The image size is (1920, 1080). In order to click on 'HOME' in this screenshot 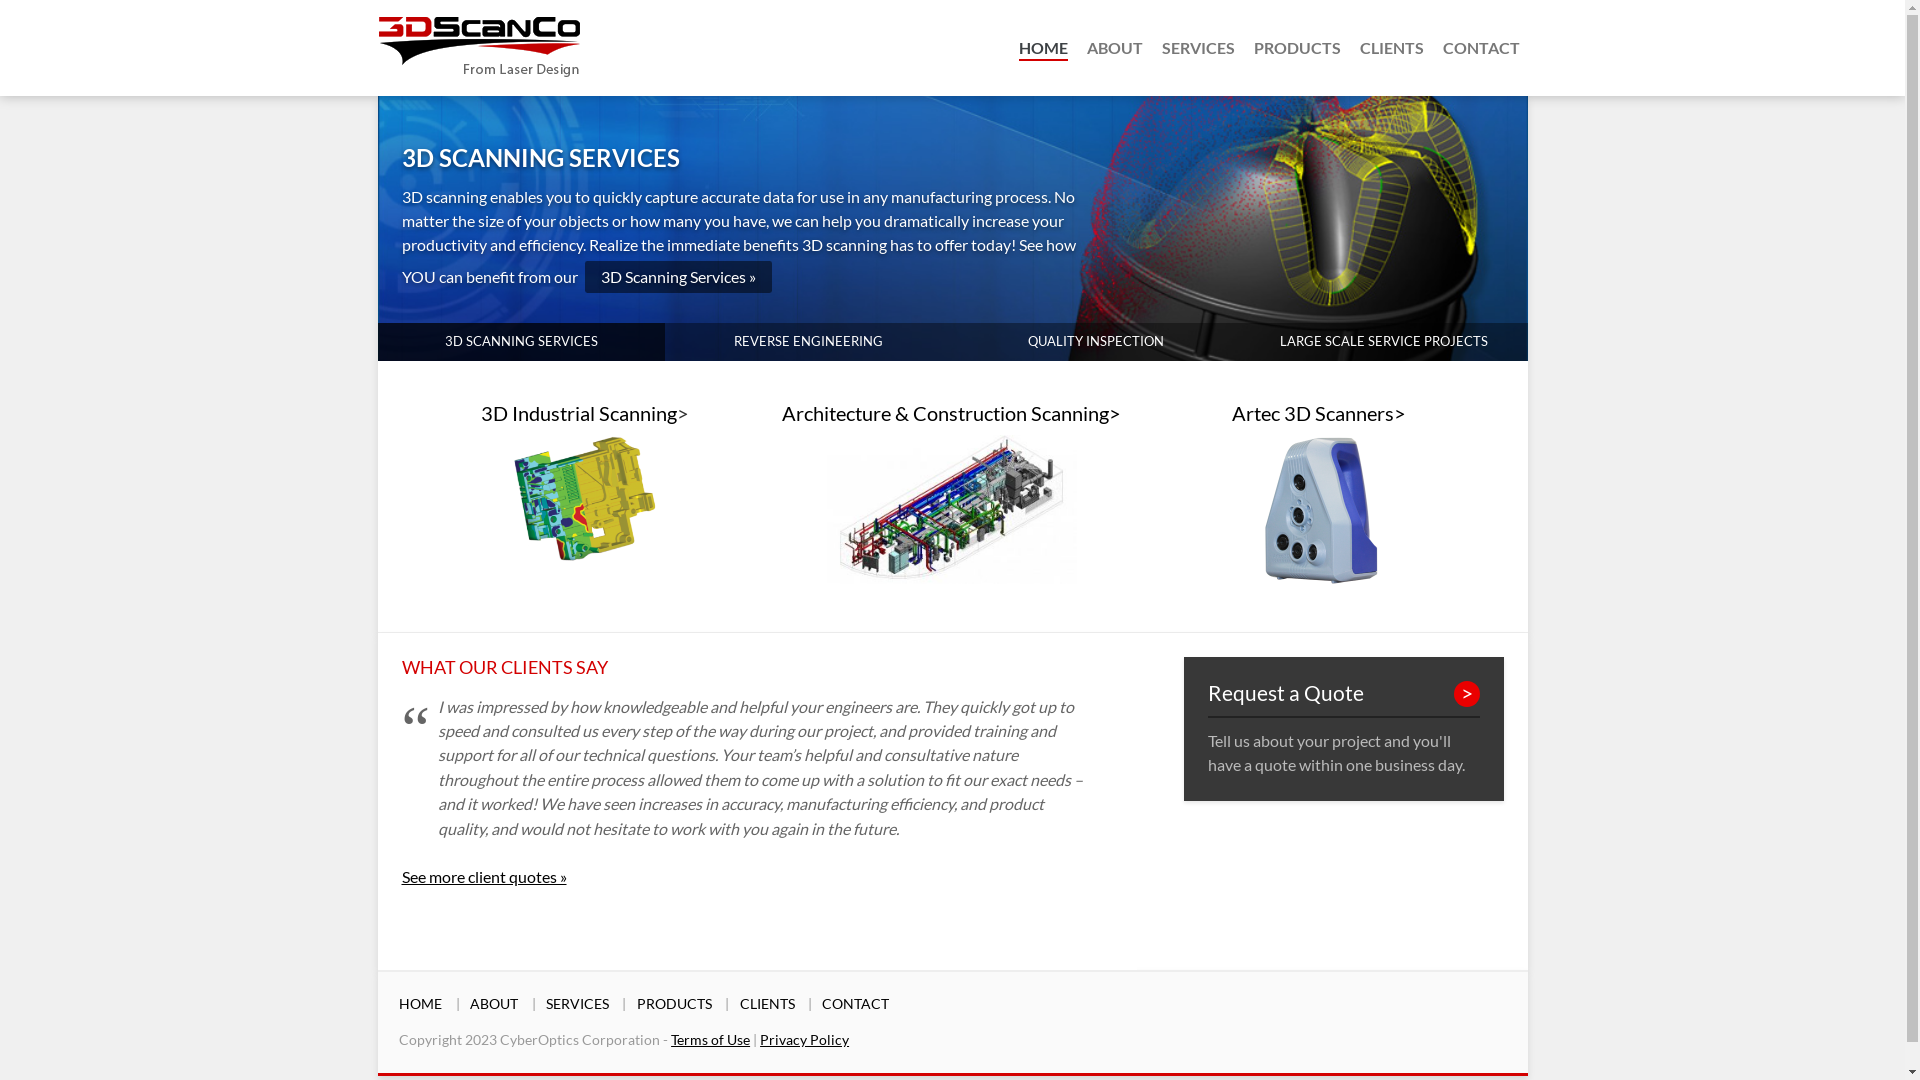, I will do `click(419, 1003)`.